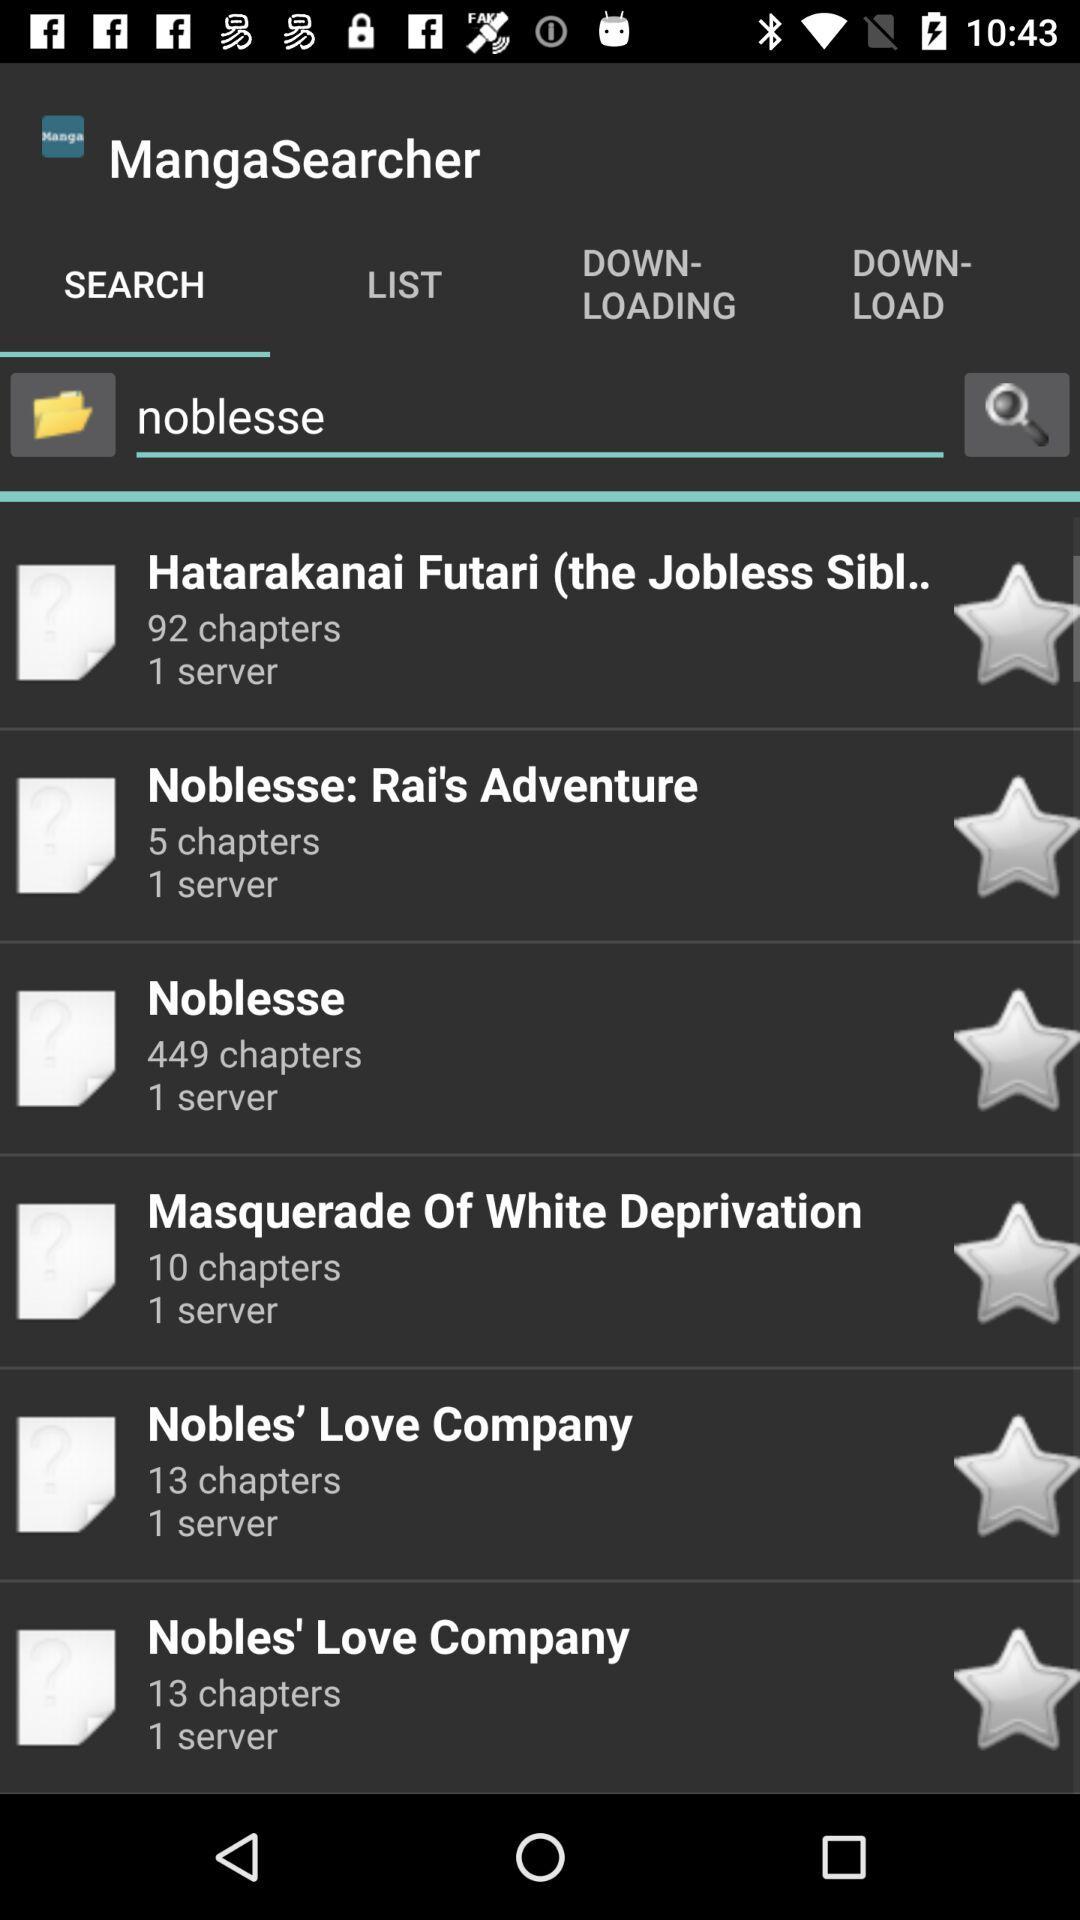 The image size is (1080, 1920). What do you see at coordinates (61, 413) in the screenshot?
I see `the folder icon` at bounding box center [61, 413].